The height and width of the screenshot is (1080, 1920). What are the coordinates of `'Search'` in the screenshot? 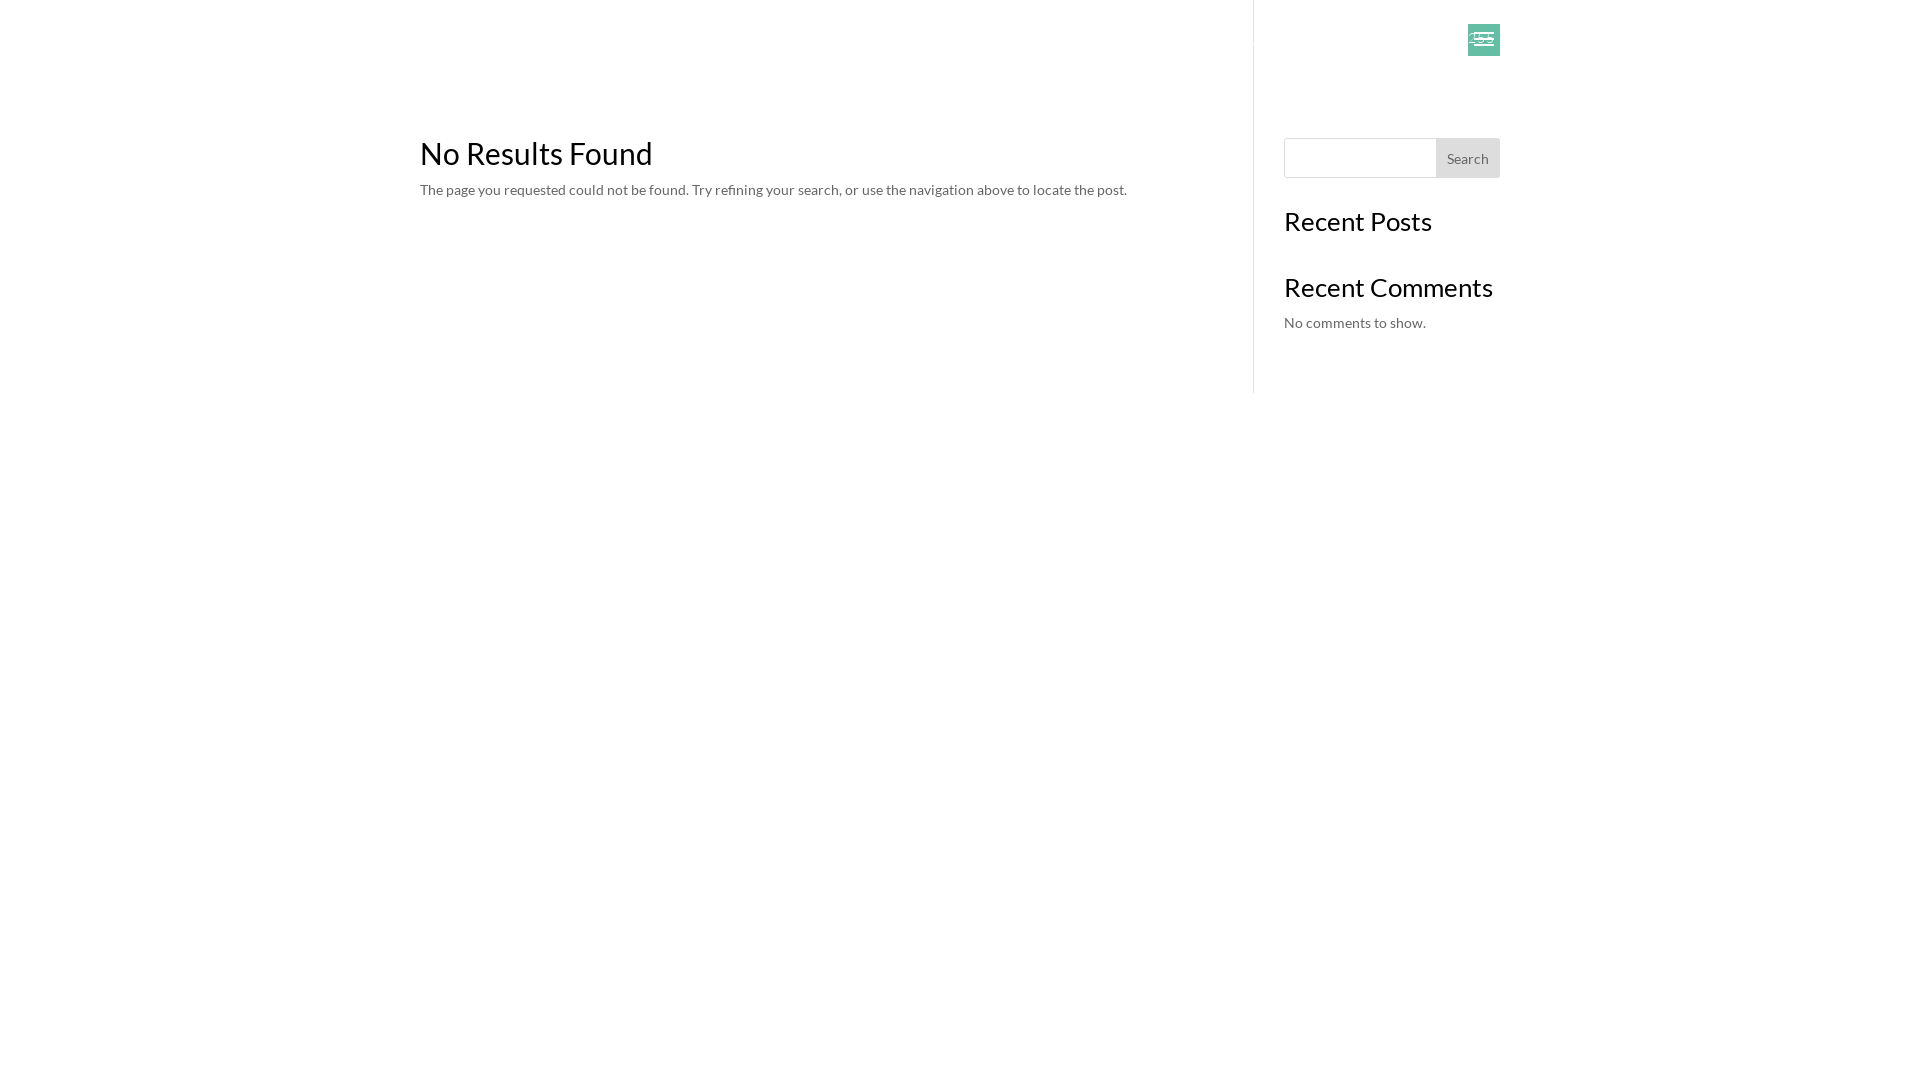 It's located at (1468, 157).